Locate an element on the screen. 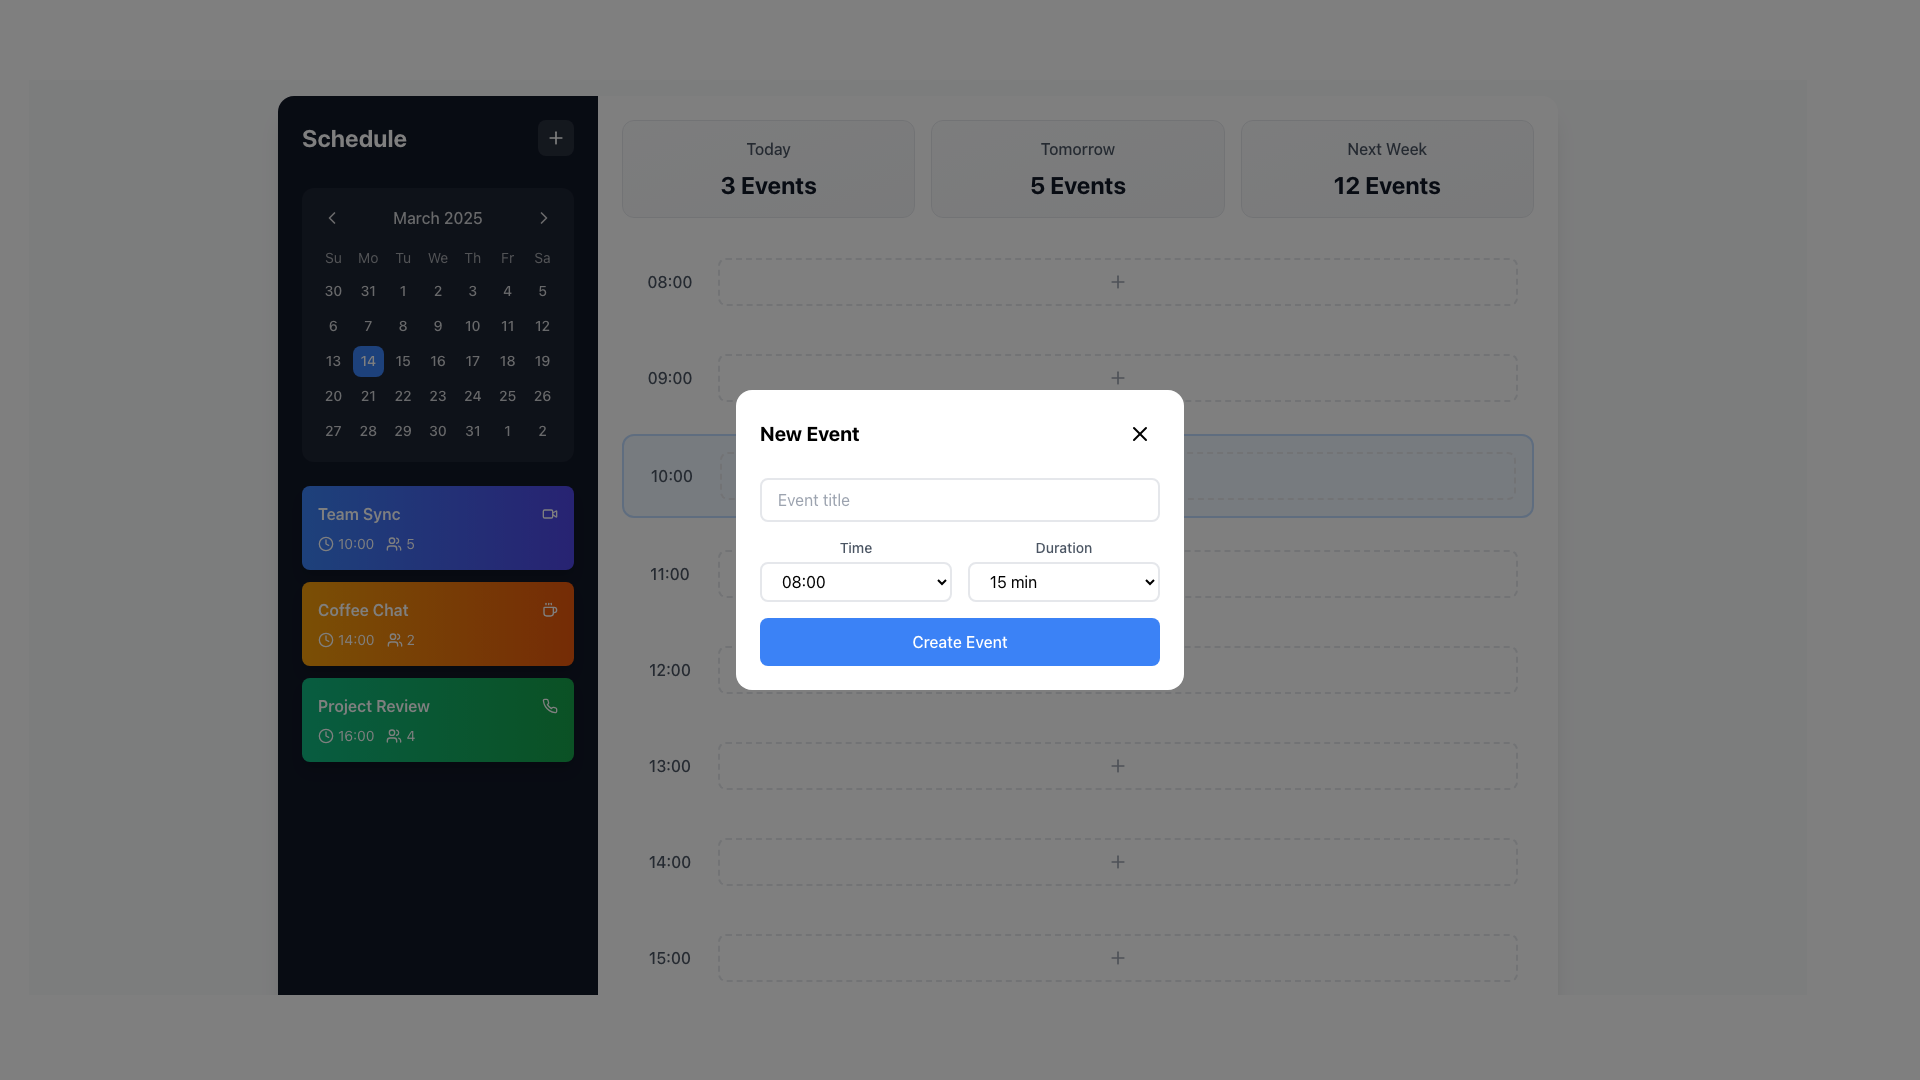 Image resolution: width=1920 pixels, height=1080 pixels. the text label 'Th', which is the fifth item in a horizontally arranged grid representing the days of the week, located in the 'March 2025' section of the calendar sidebar is located at coordinates (471, 257).